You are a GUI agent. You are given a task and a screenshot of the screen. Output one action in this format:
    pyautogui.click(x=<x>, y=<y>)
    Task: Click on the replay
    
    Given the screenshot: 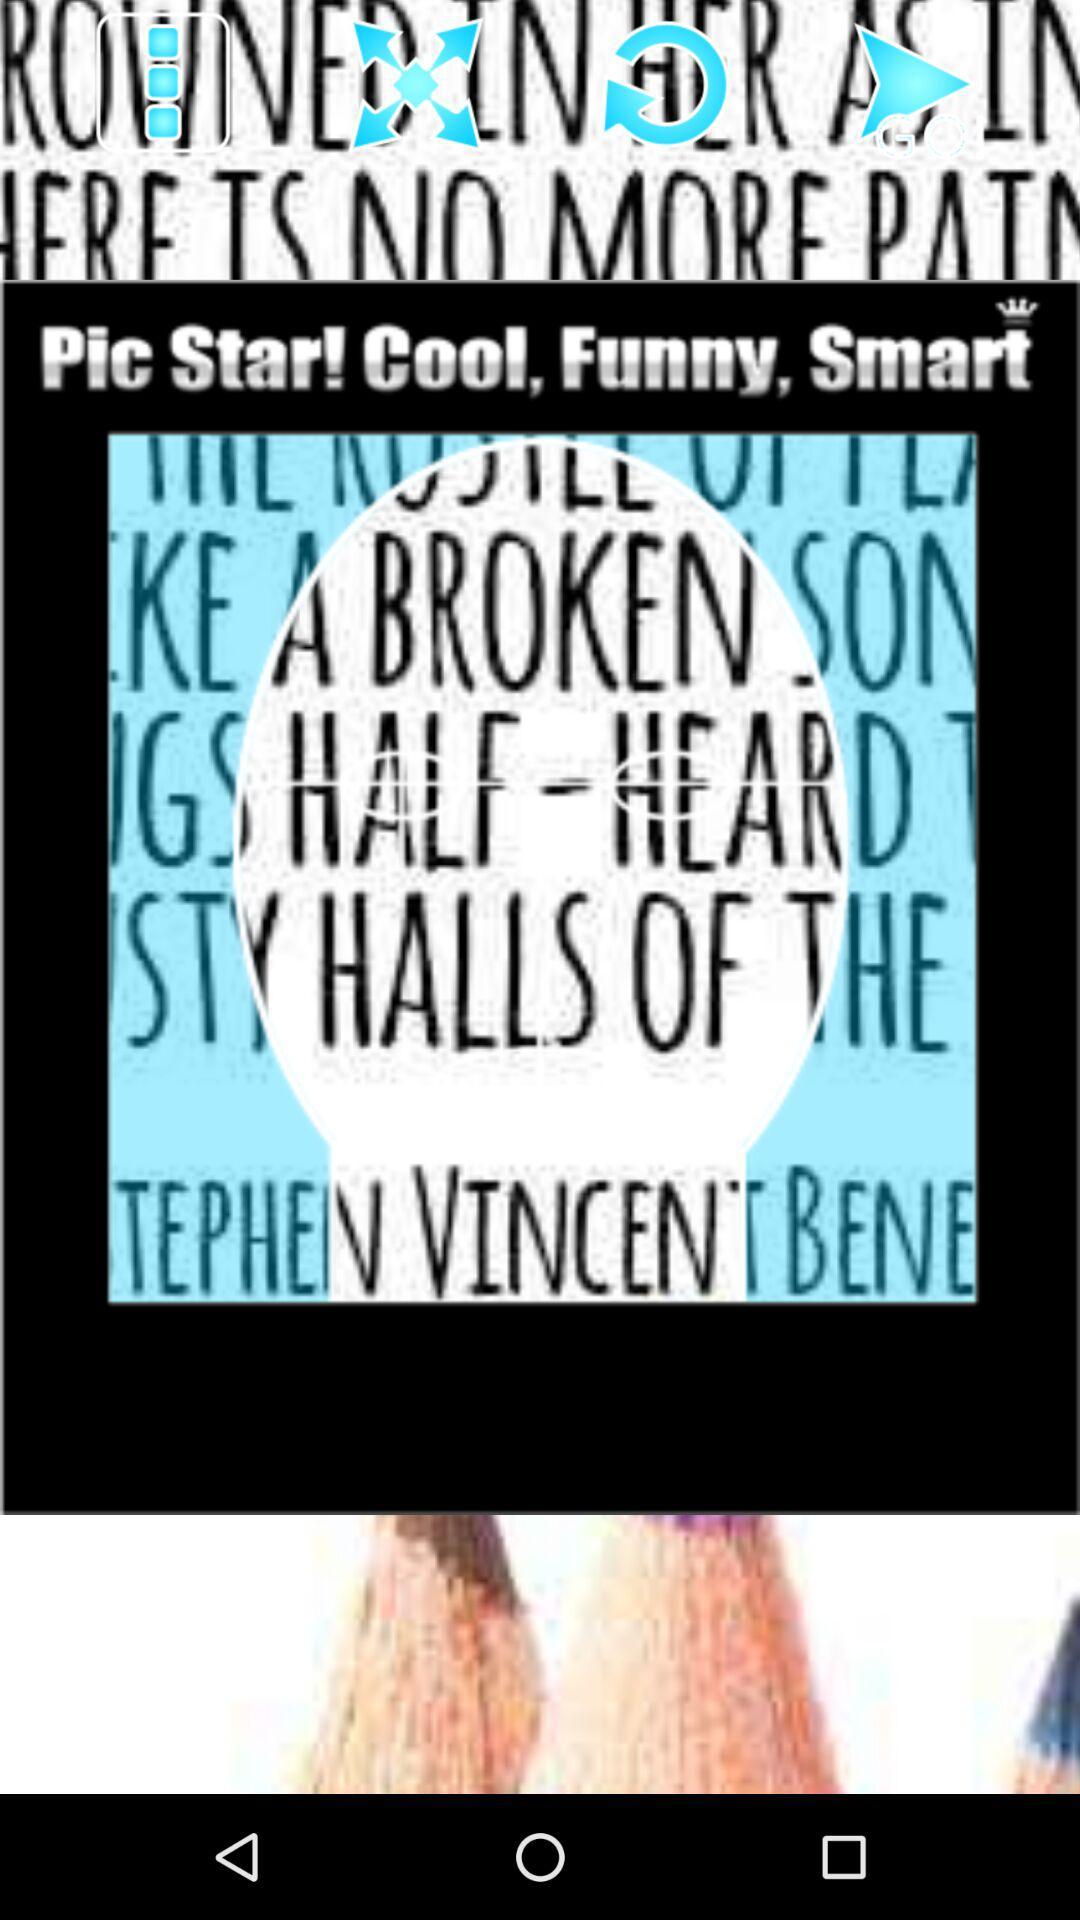 What is the action you would take?
    pyautogui.click(x=666, y=84)
    